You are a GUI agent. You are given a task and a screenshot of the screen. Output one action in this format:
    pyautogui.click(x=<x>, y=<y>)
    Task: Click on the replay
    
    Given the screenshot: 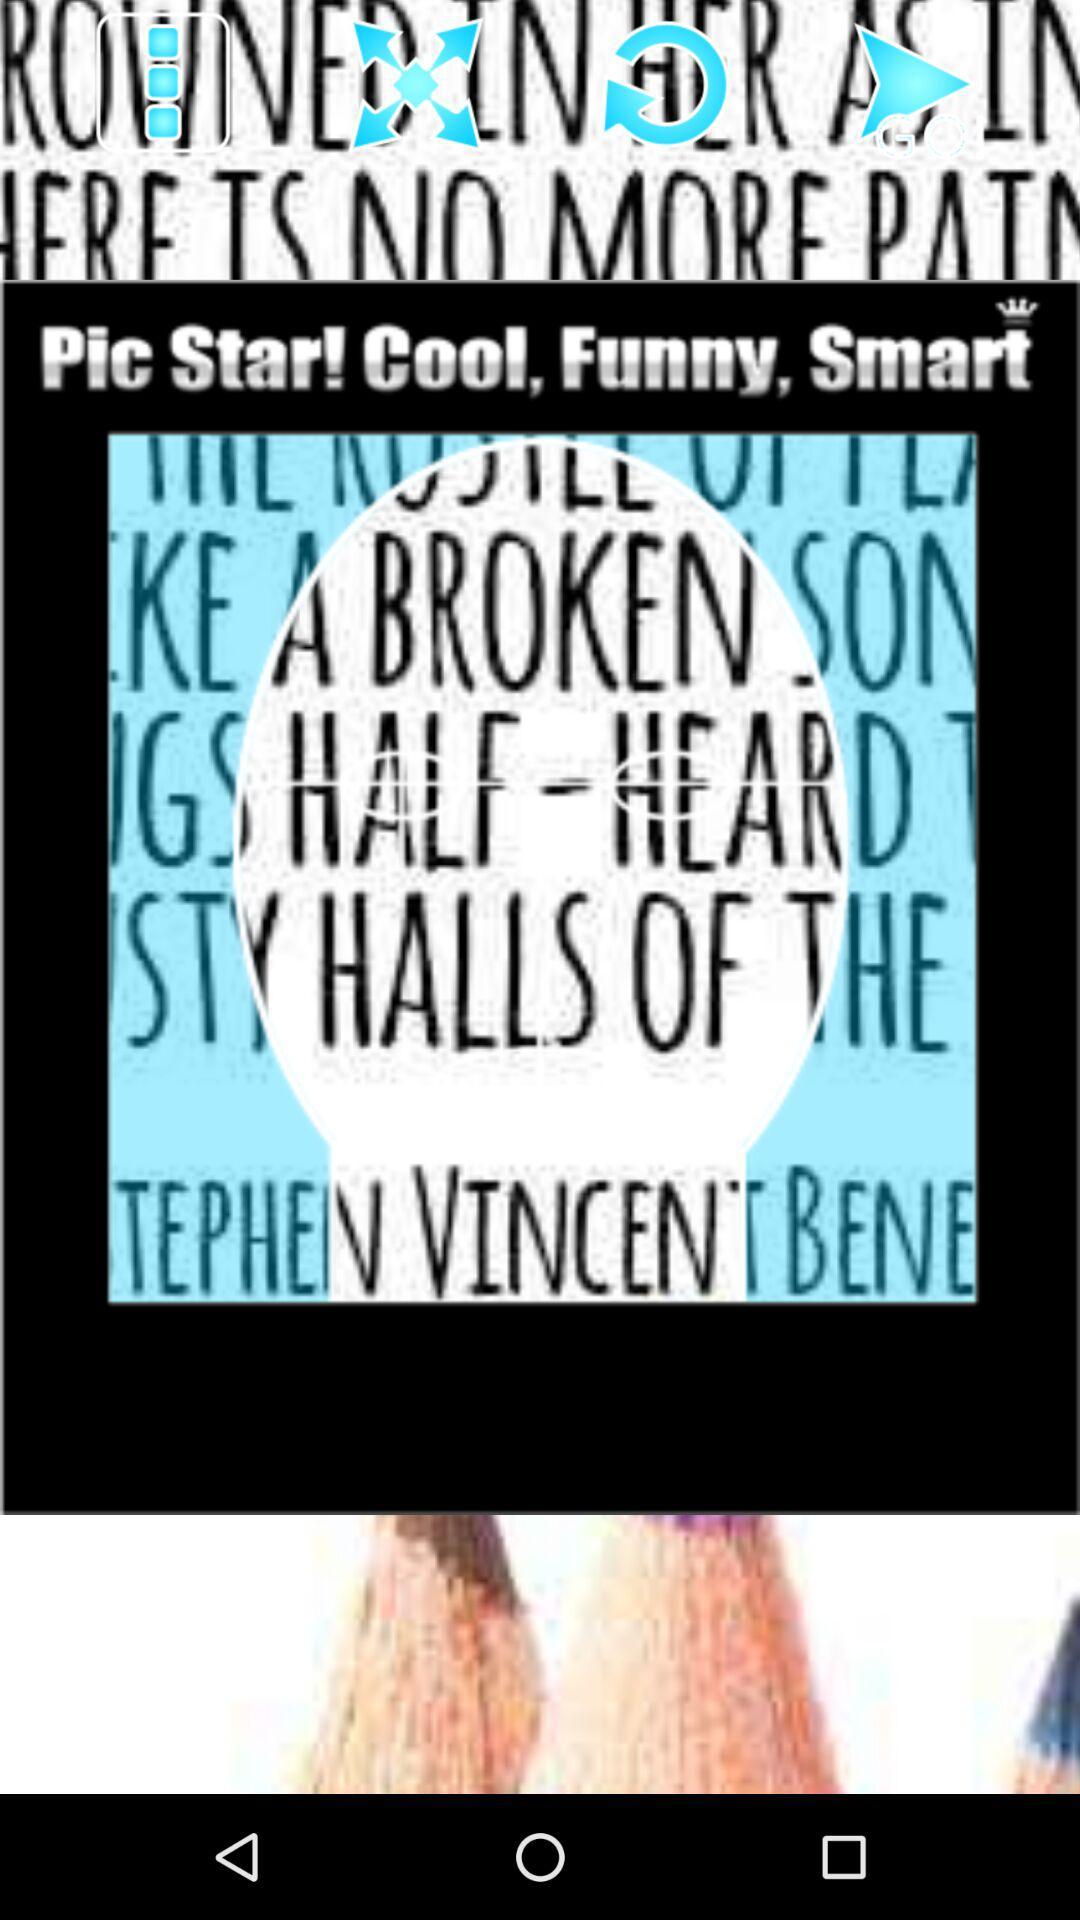 What is the action you would take?
    pyautogui.click(x=666, y=84)
    